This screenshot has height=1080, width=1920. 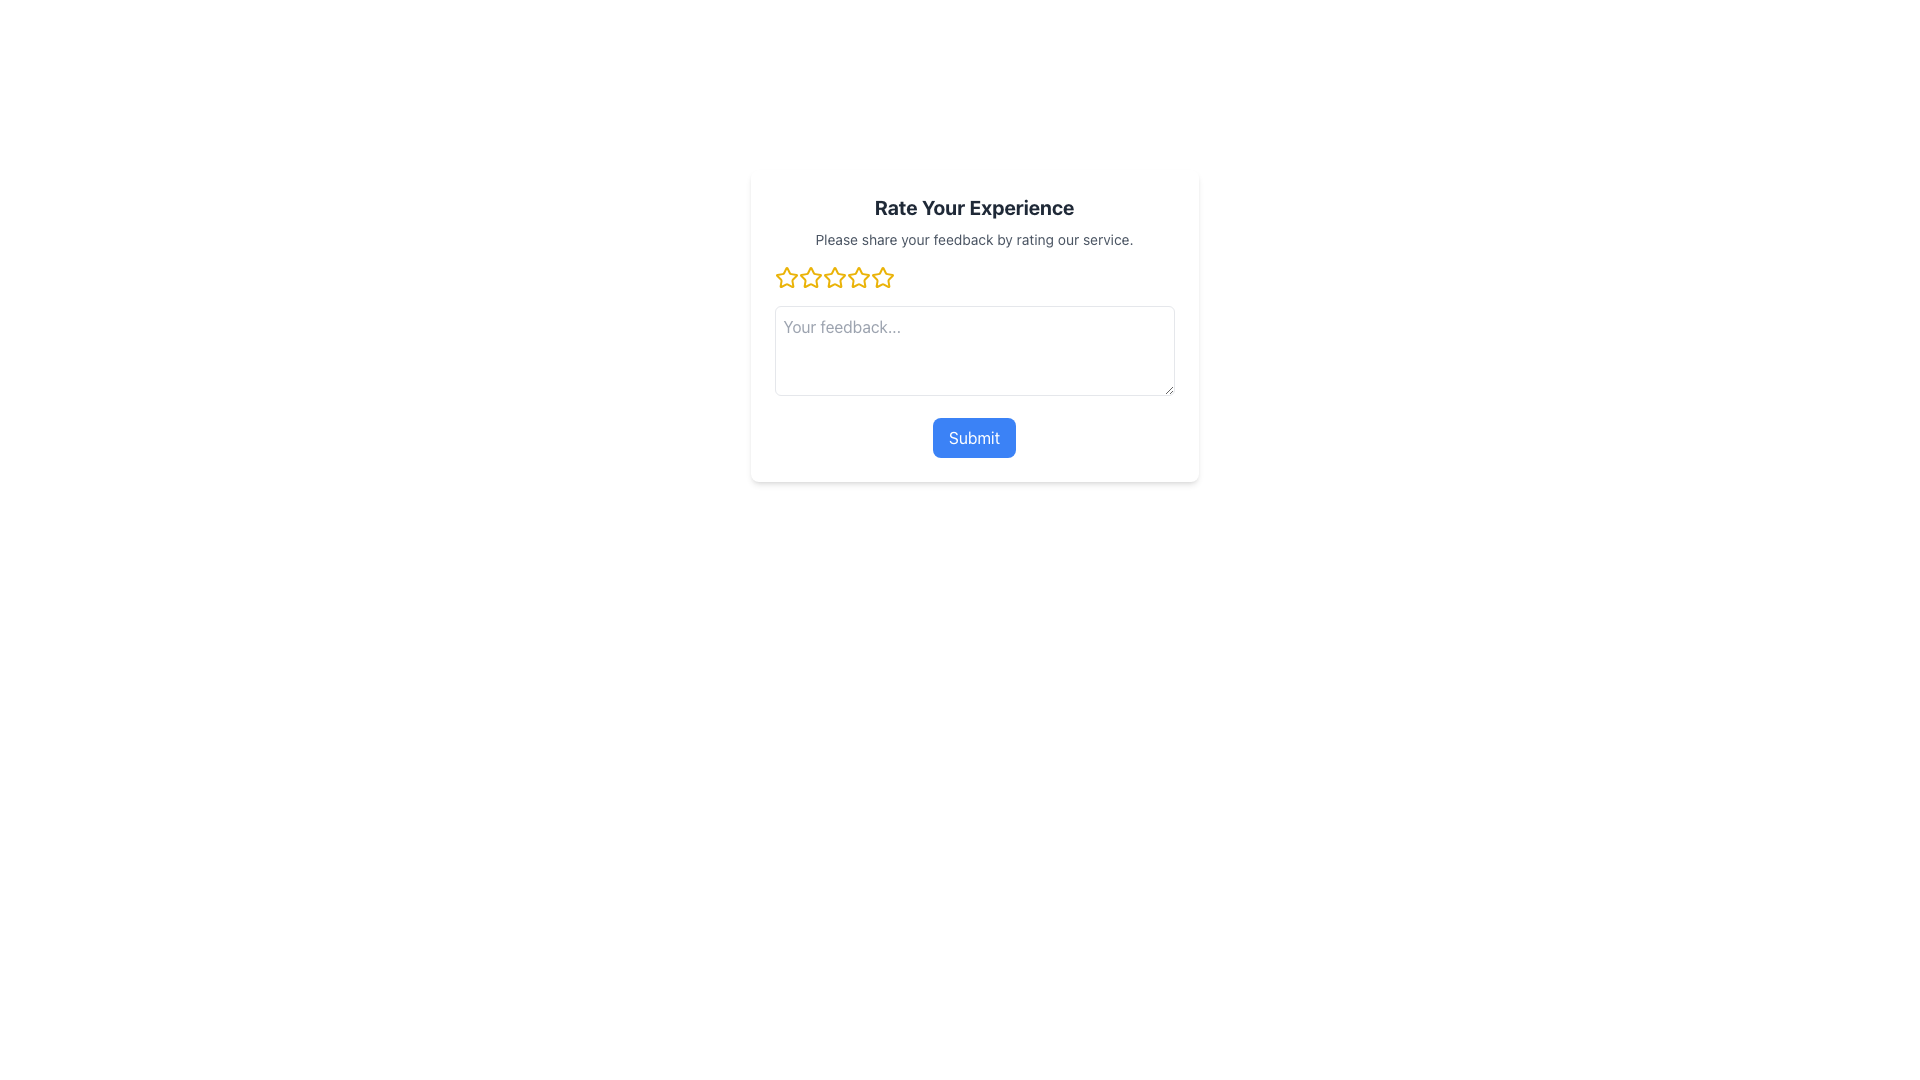 I want to click on the third star icon in the five-star rating component located below the 'Rate Your Experience' heading, so click(x=834, y=277).